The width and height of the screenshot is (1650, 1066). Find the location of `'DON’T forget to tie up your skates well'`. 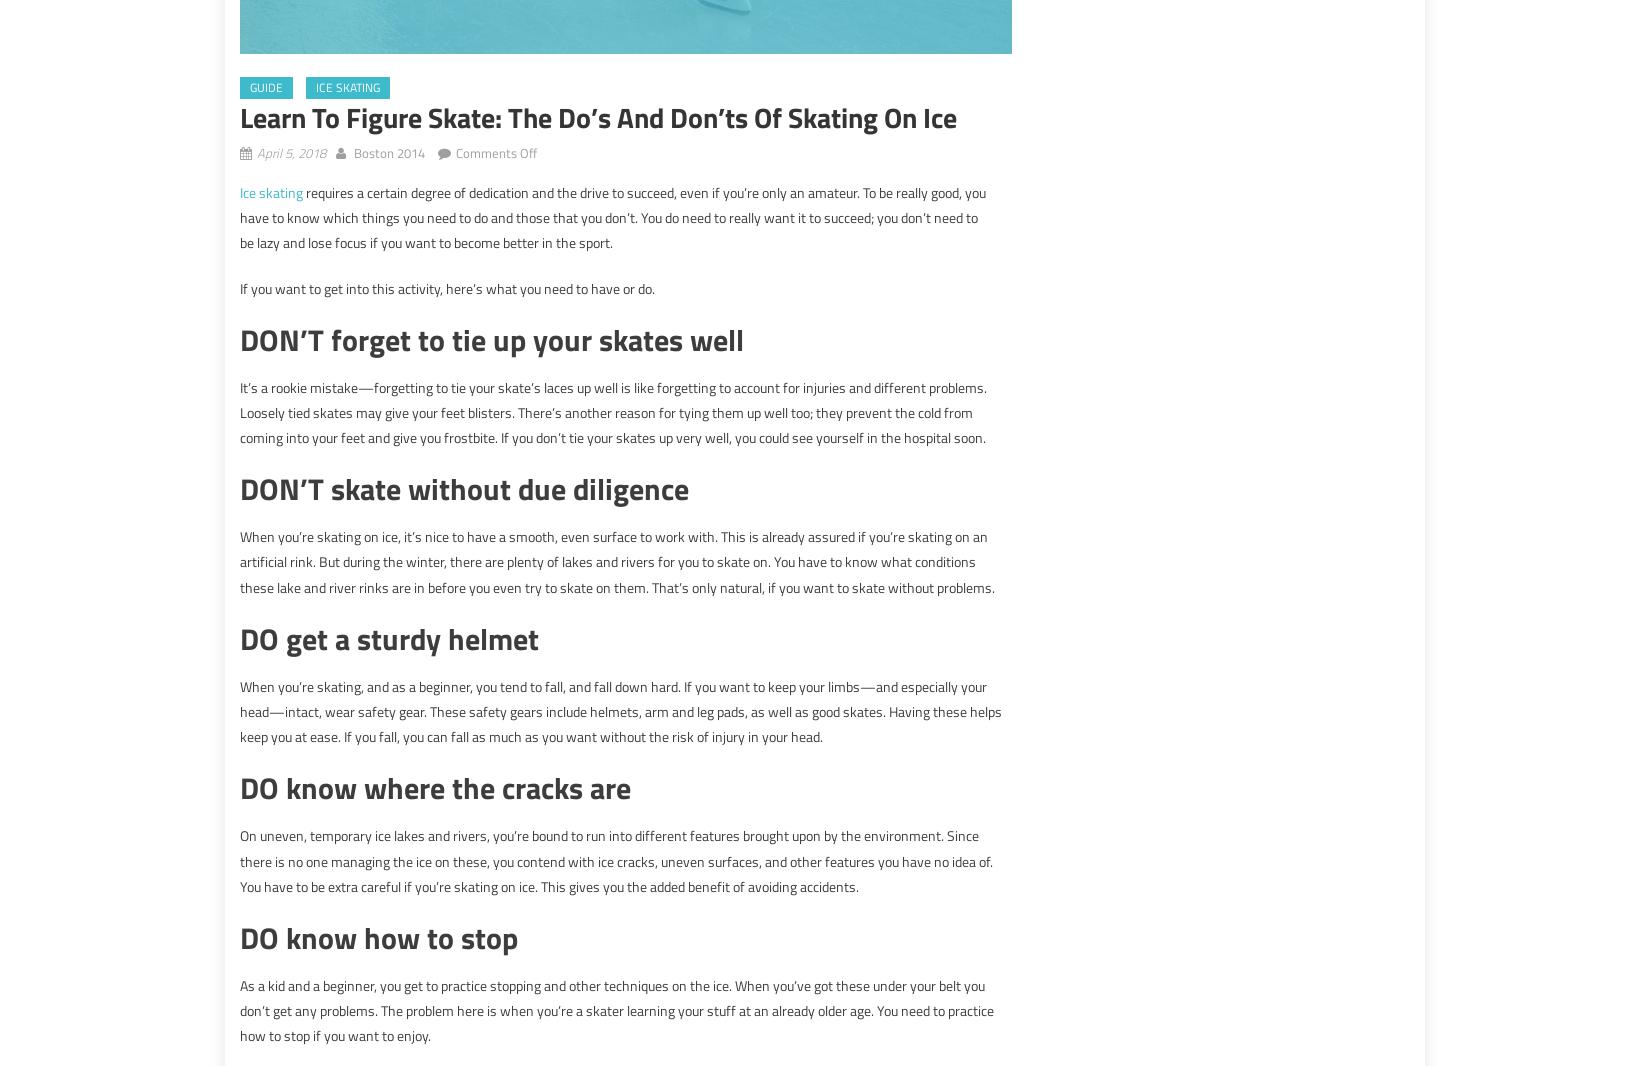

'DON’T forget to tie up your skates well' is located at coordinates (491, 338).